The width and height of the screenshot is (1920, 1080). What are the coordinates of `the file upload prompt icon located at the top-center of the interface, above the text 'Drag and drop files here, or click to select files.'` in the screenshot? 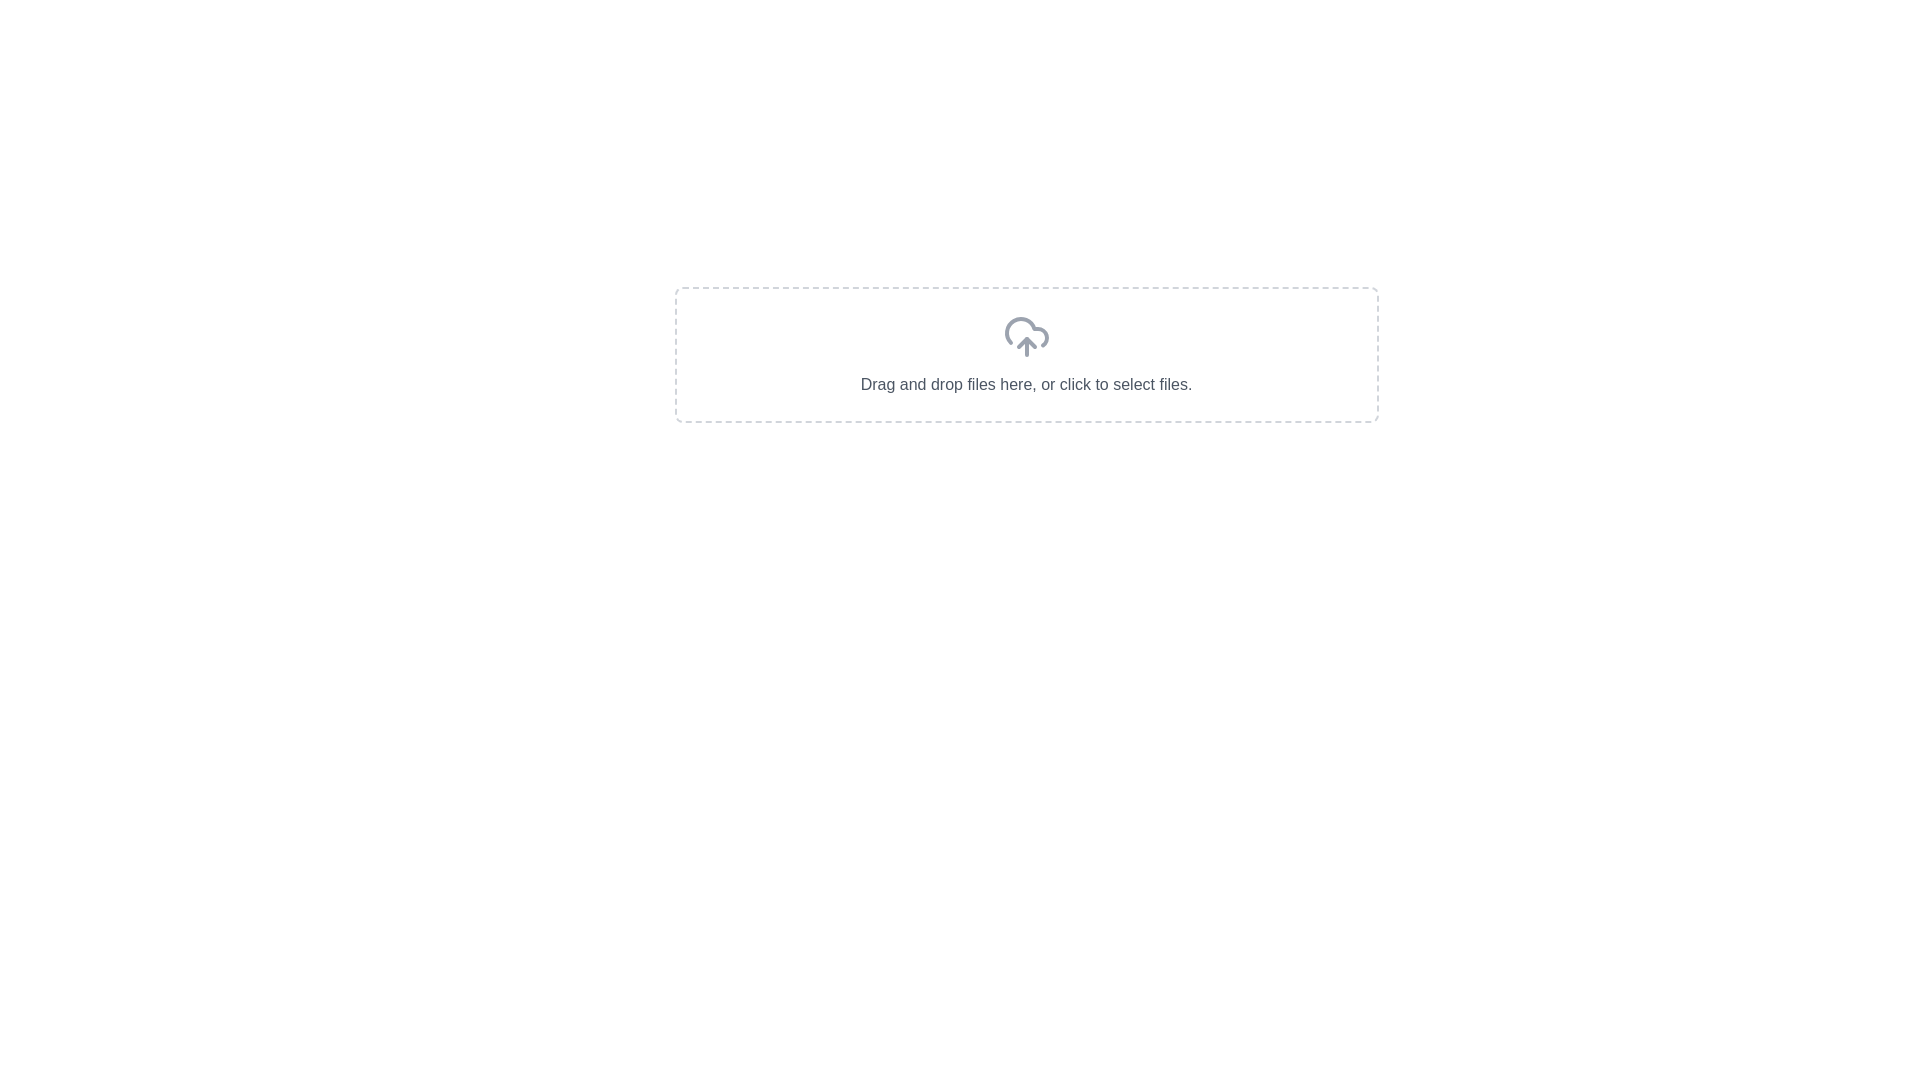 It's located at (1026, 335).